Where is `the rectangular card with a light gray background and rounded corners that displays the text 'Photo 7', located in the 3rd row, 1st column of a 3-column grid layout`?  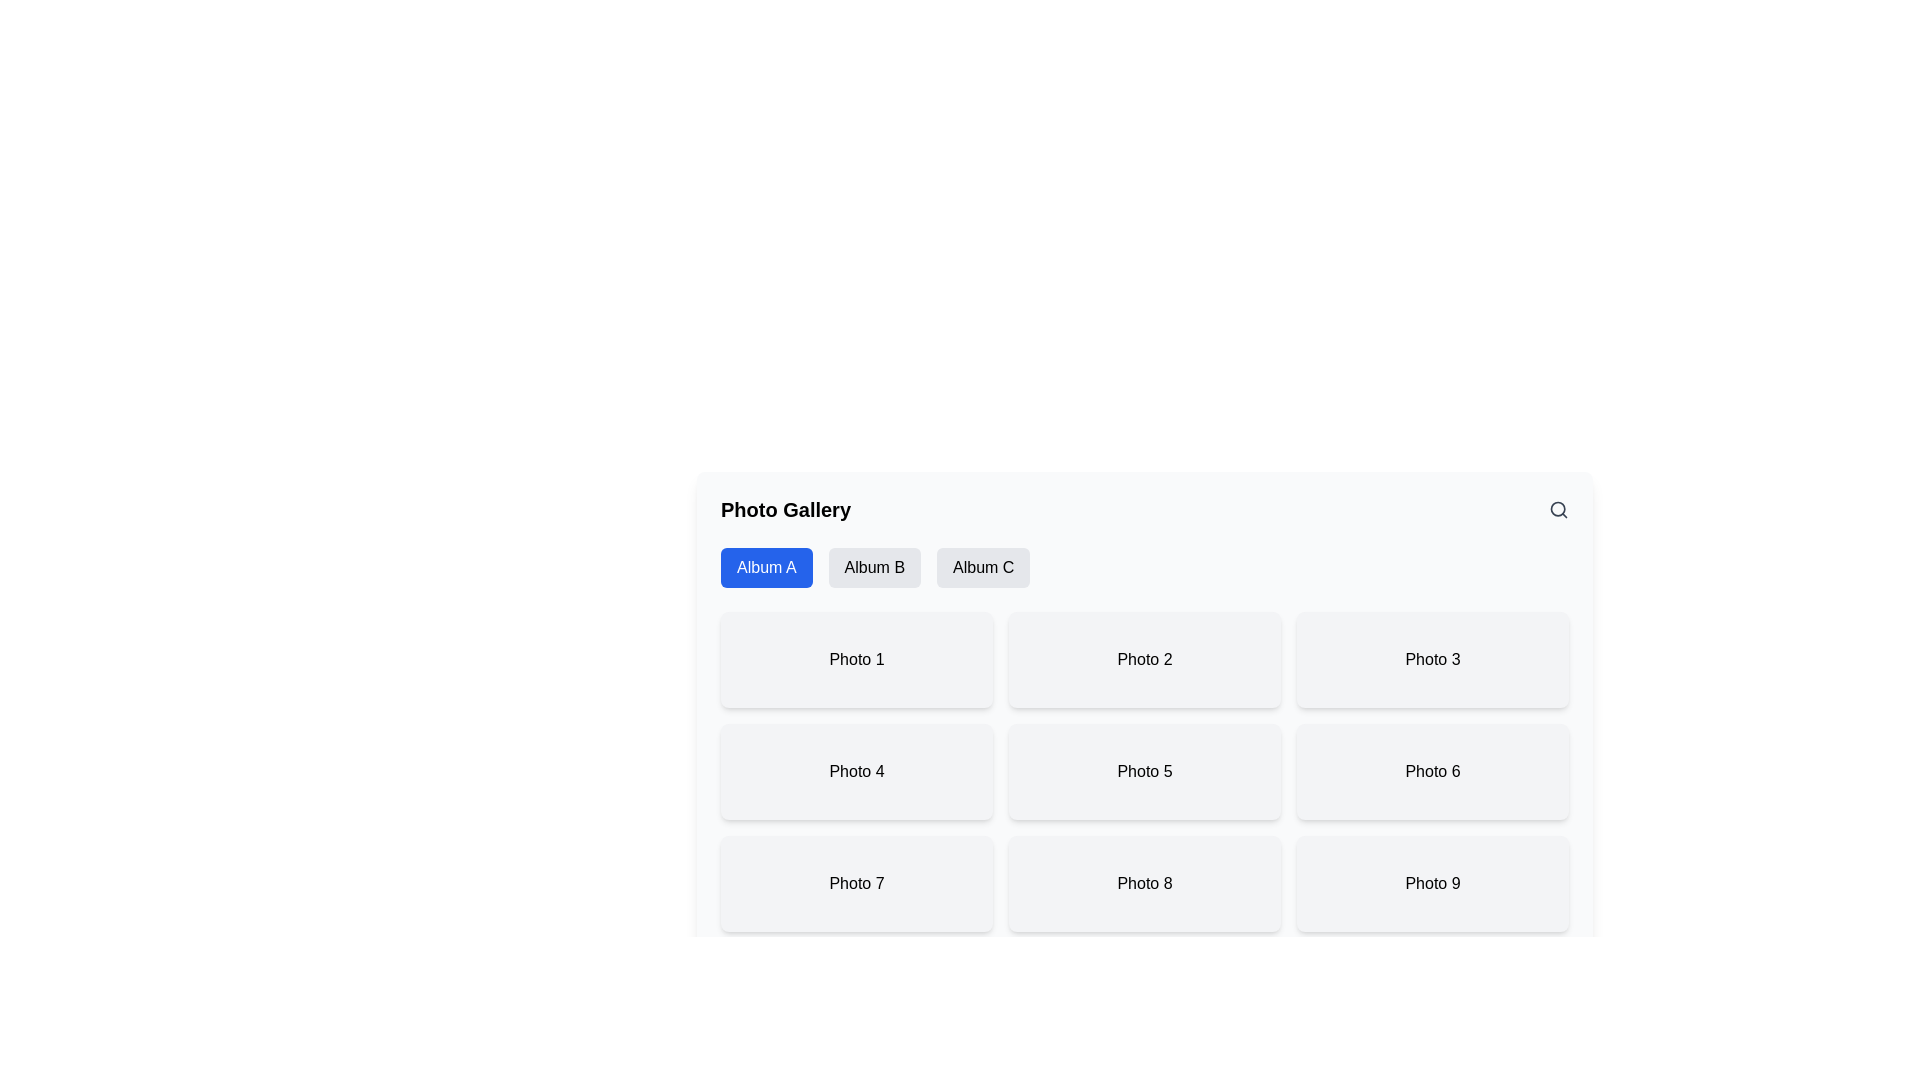 the rectangular card with a light gray background and rounded corners that displays the text 'Photo 7', located in the 3rd row, 1st column of a 3-column grid layout is located at coordinates (857, 882).